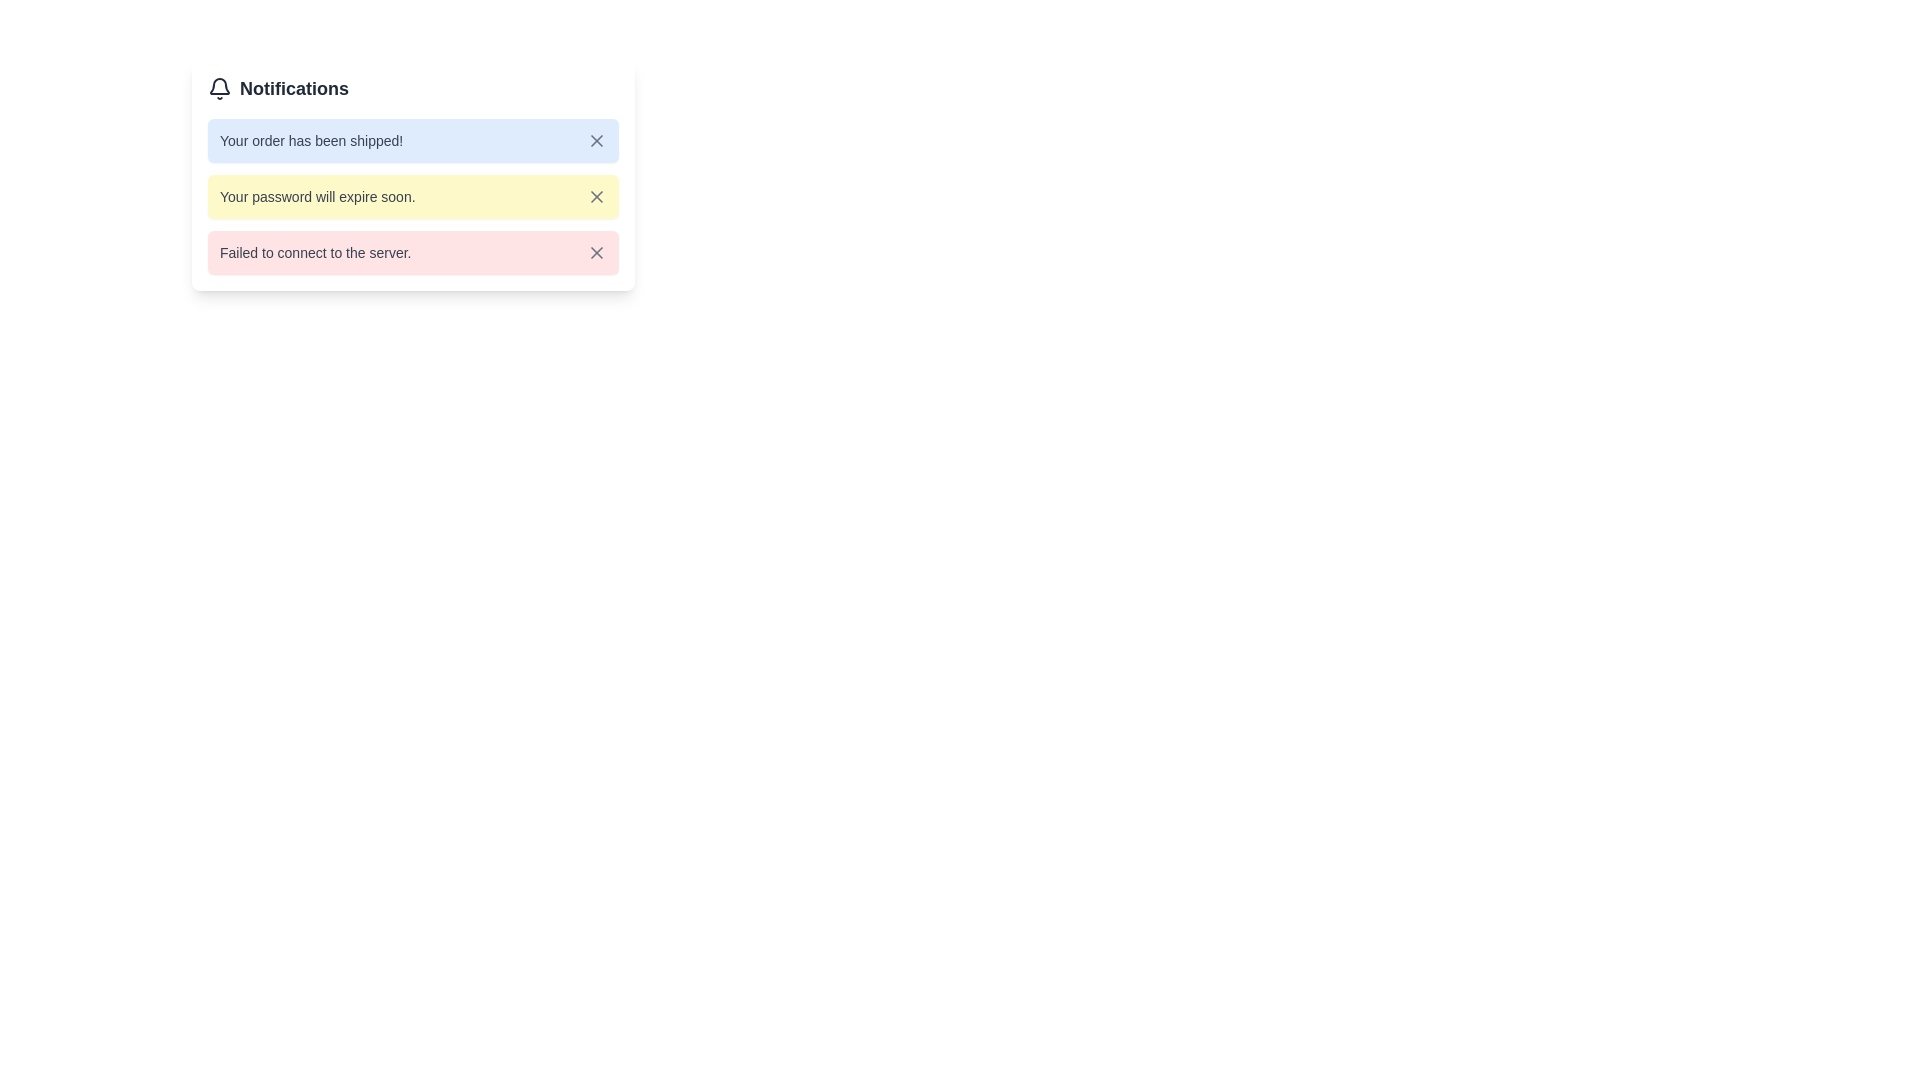 This screenshot has width=1920, height=1080. What do you see at coordinates (595, 140) in the screenshot?
I see `the close button represented by a small gray 'X' icon within the notification card that says 'Your order has been shipped!' to change its color` at bounding box center [595, 140].